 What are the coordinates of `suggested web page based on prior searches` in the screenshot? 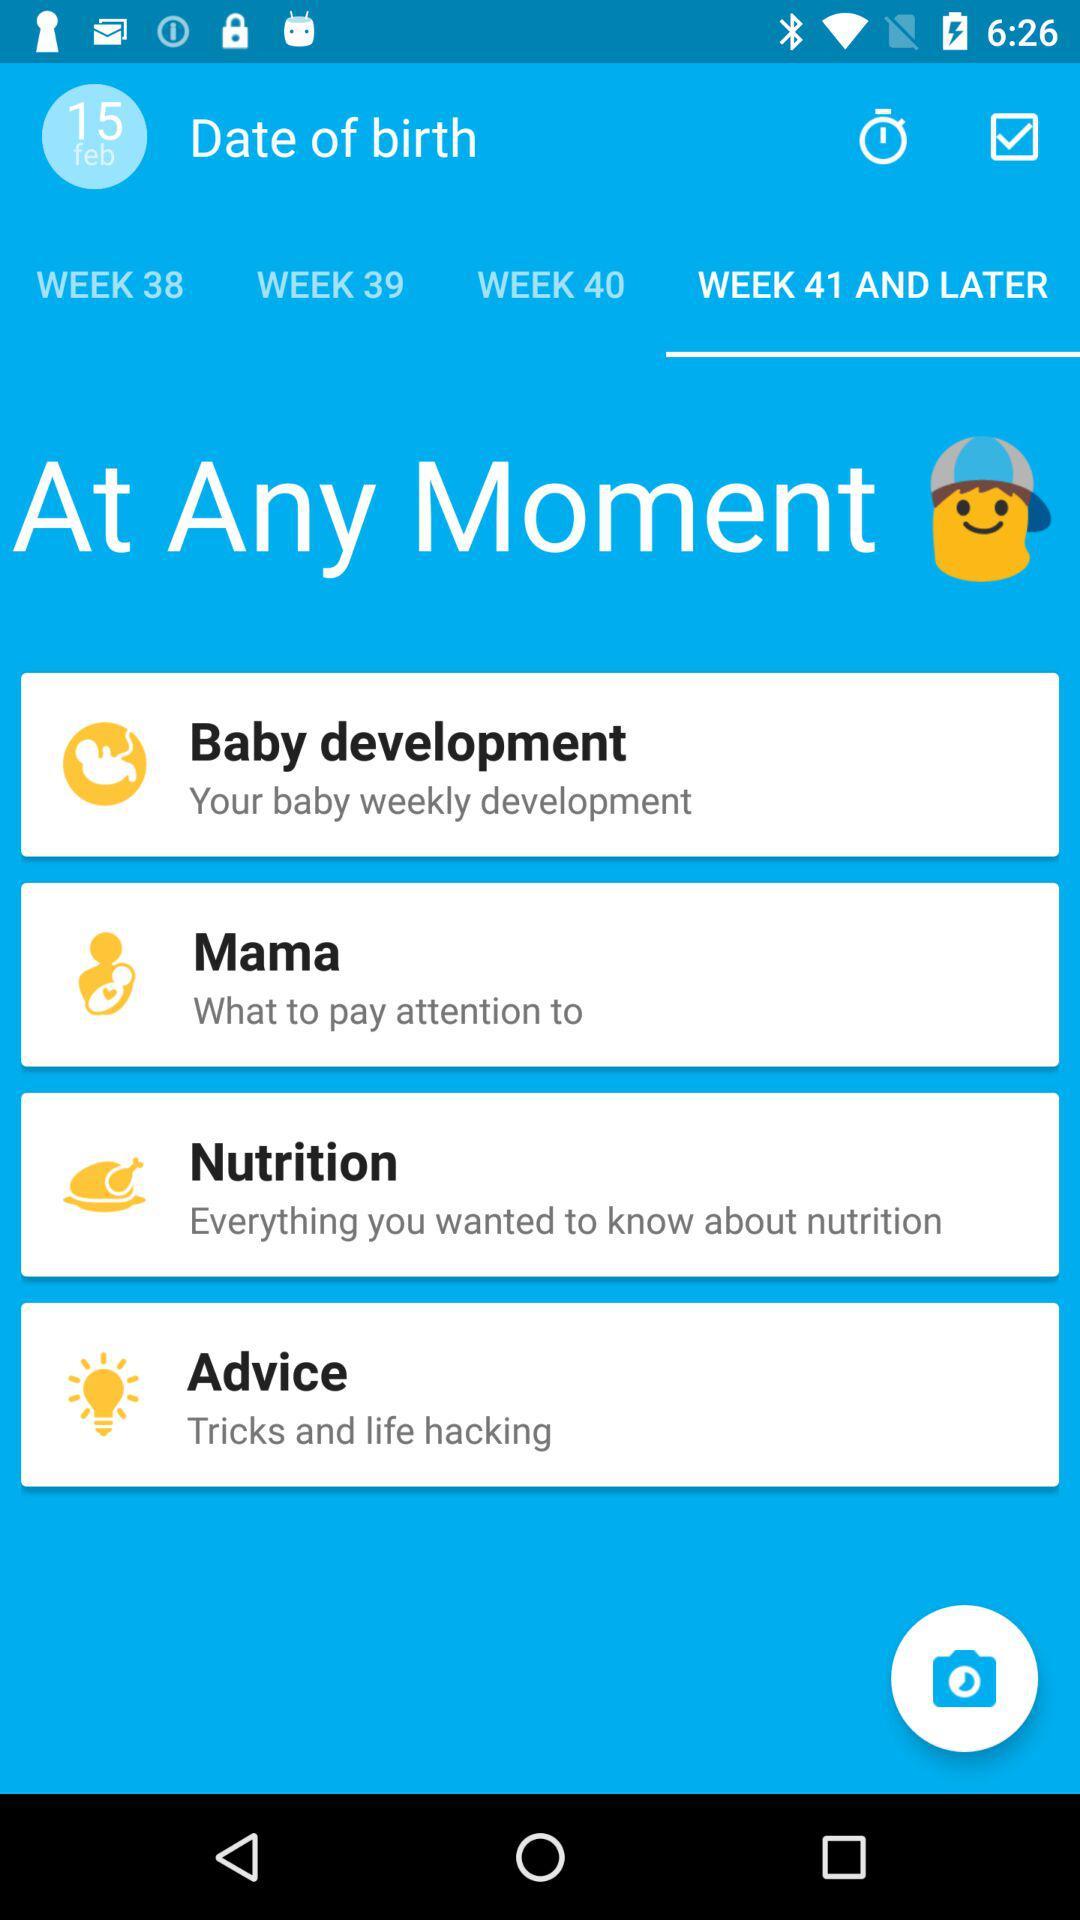 It's located at (882, 135).